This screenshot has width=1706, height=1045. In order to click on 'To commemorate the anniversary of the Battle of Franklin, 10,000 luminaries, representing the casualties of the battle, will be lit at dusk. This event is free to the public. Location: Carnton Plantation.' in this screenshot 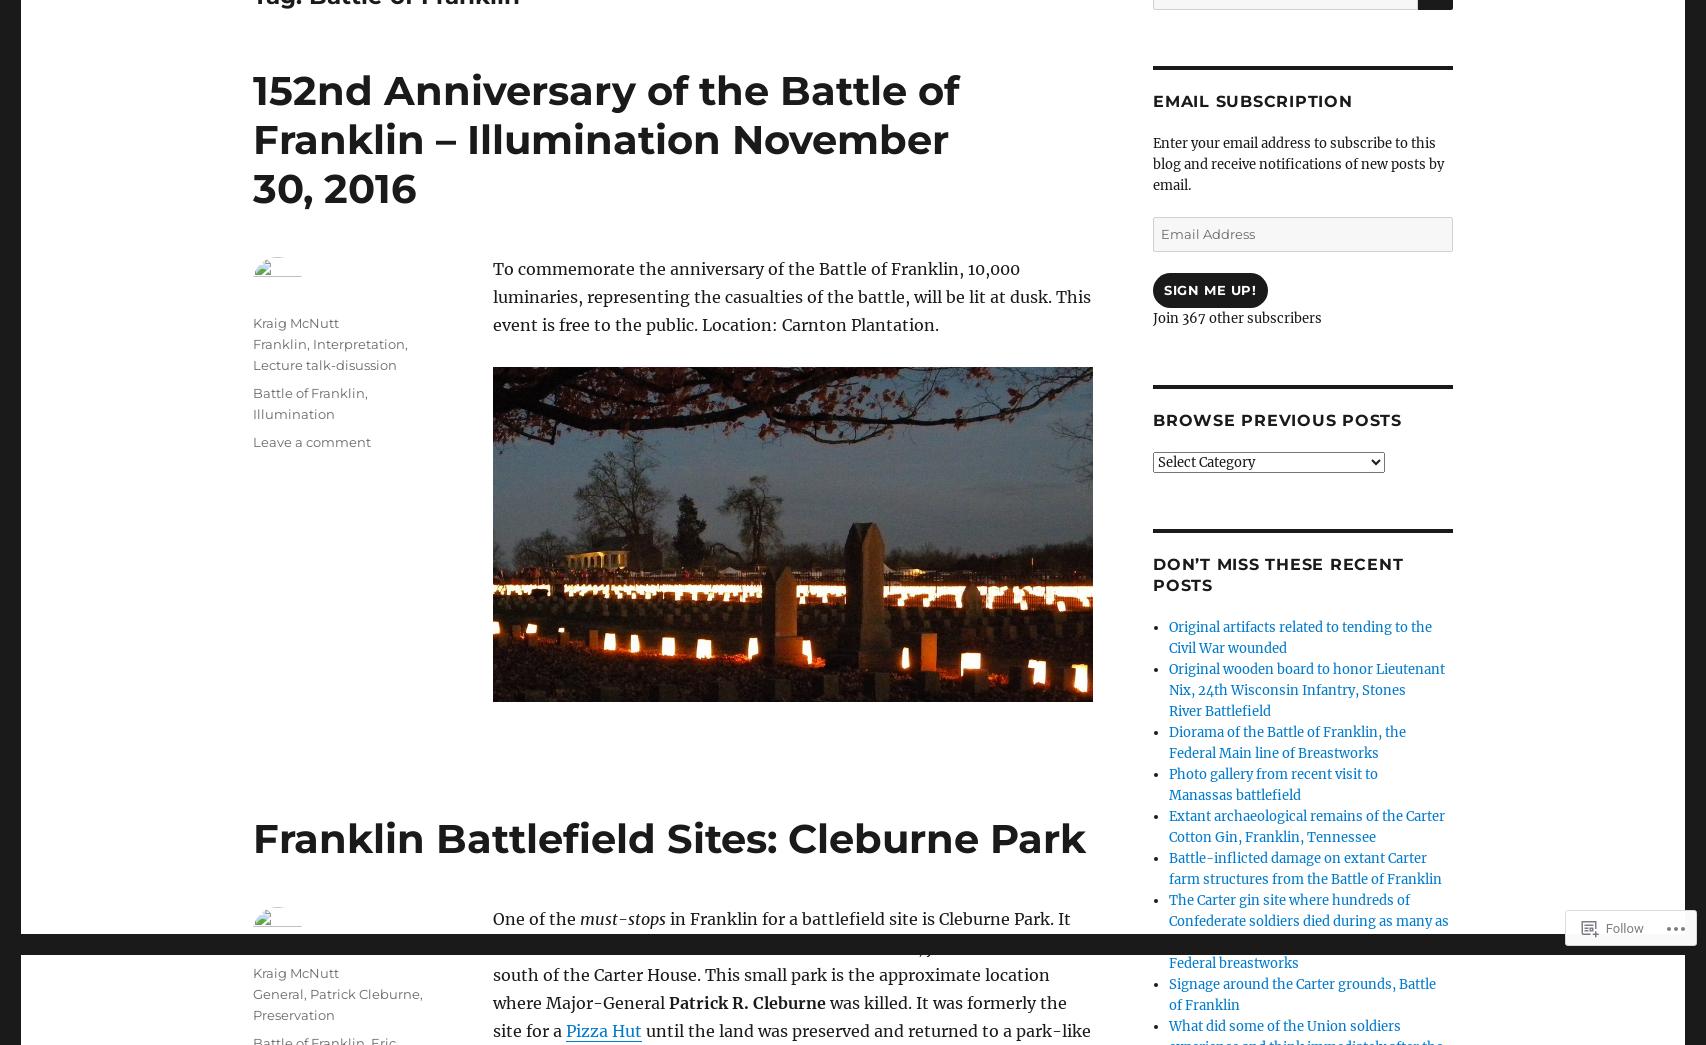, I will do `click(492, 296)`.